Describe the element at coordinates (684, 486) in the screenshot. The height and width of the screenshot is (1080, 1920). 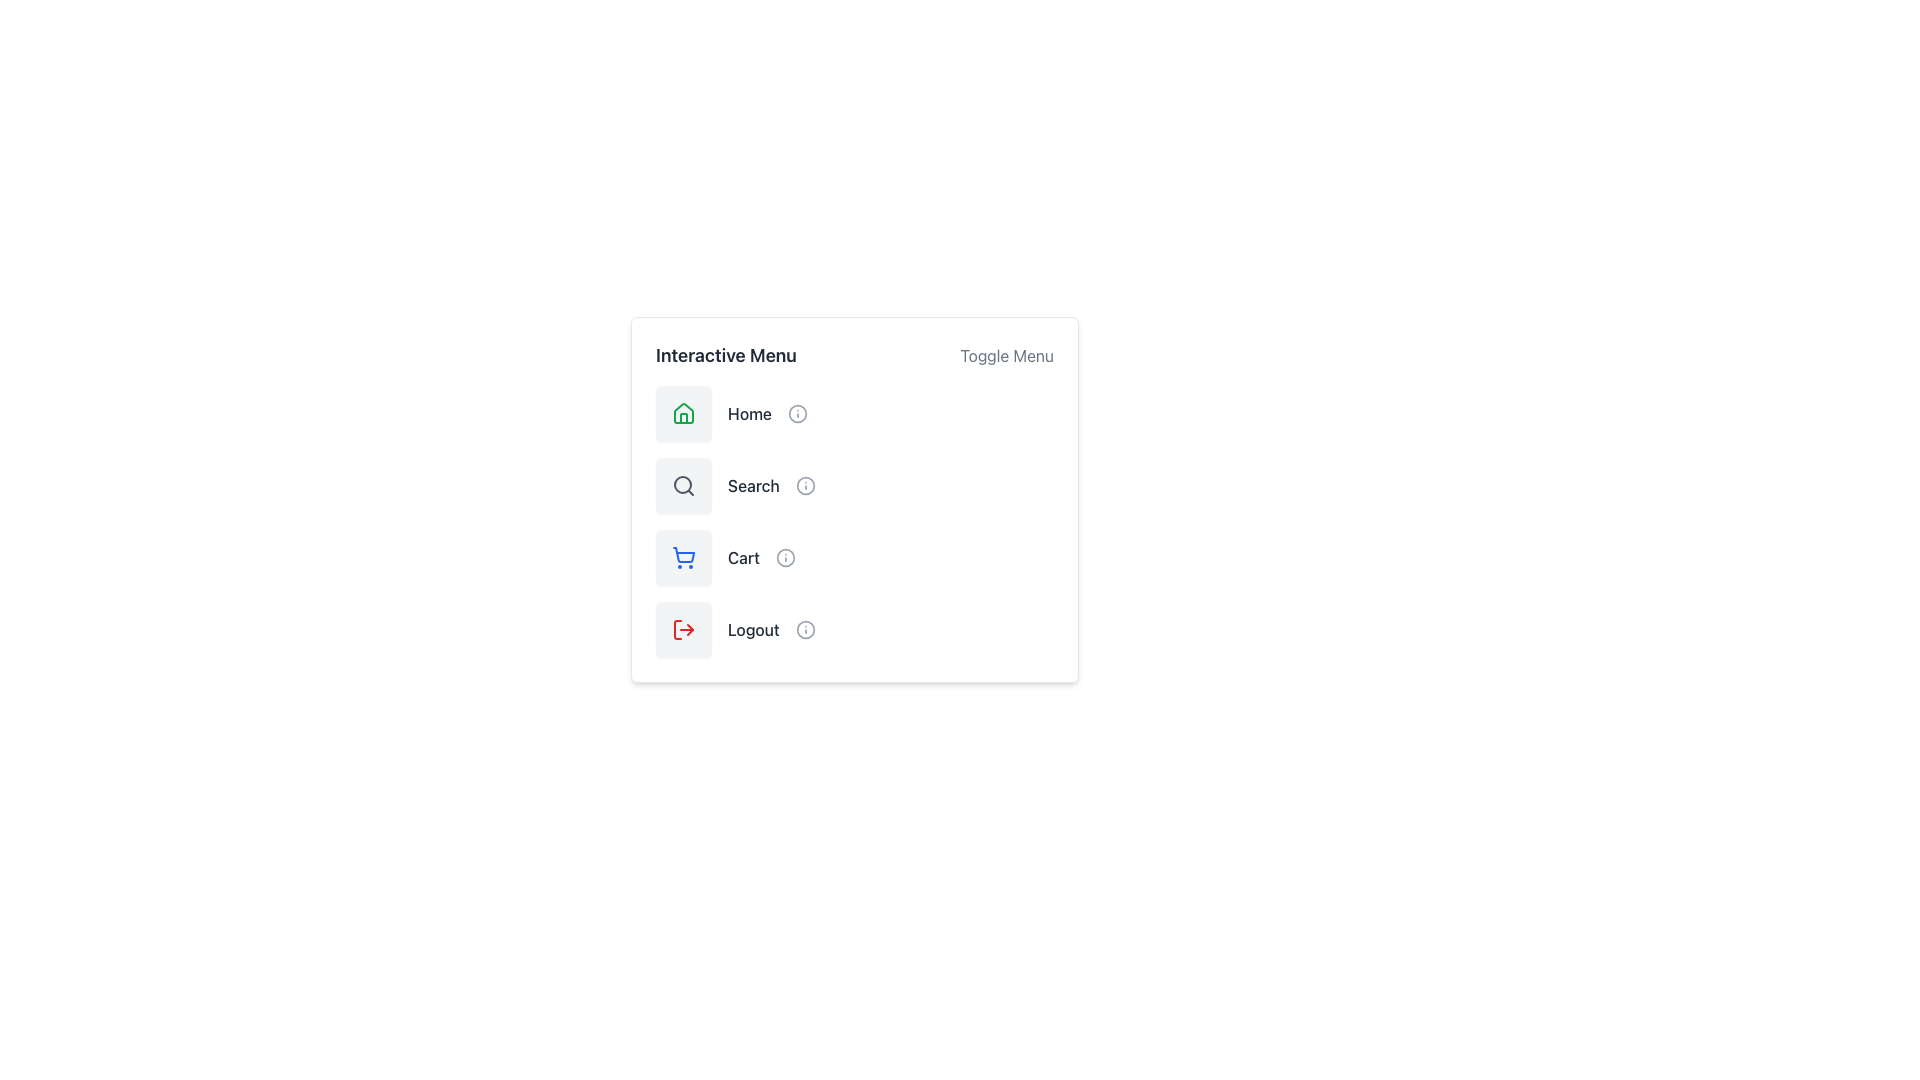
I see `the second button in the 'Interactive Menu', which is a square button with rounded corners featuring a magnifying glass icon and a gray background` at that location.